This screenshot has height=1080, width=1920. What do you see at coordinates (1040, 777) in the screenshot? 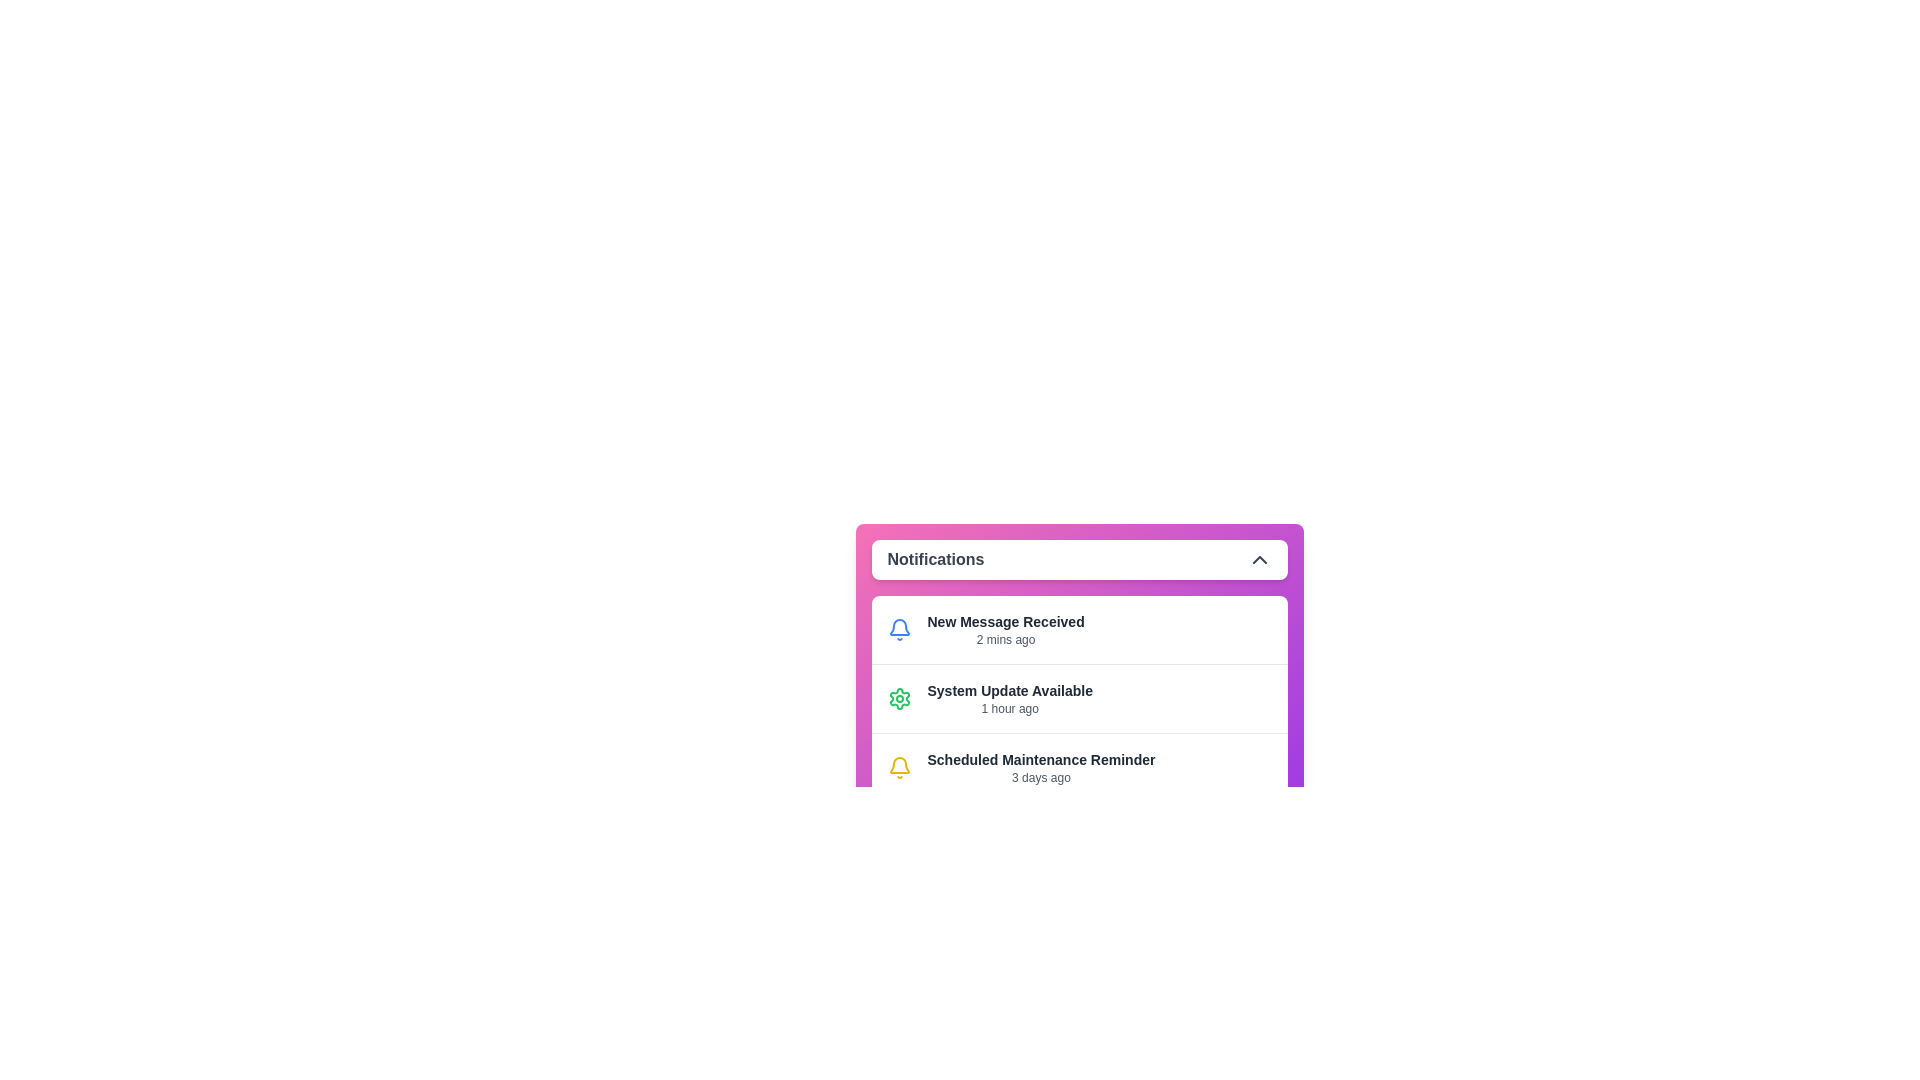
I see `the static text element displaying '3 days ago' located below the title 'Scheduled Maintenance Reminder' in the notification card` at bounding box center [1040, 777].